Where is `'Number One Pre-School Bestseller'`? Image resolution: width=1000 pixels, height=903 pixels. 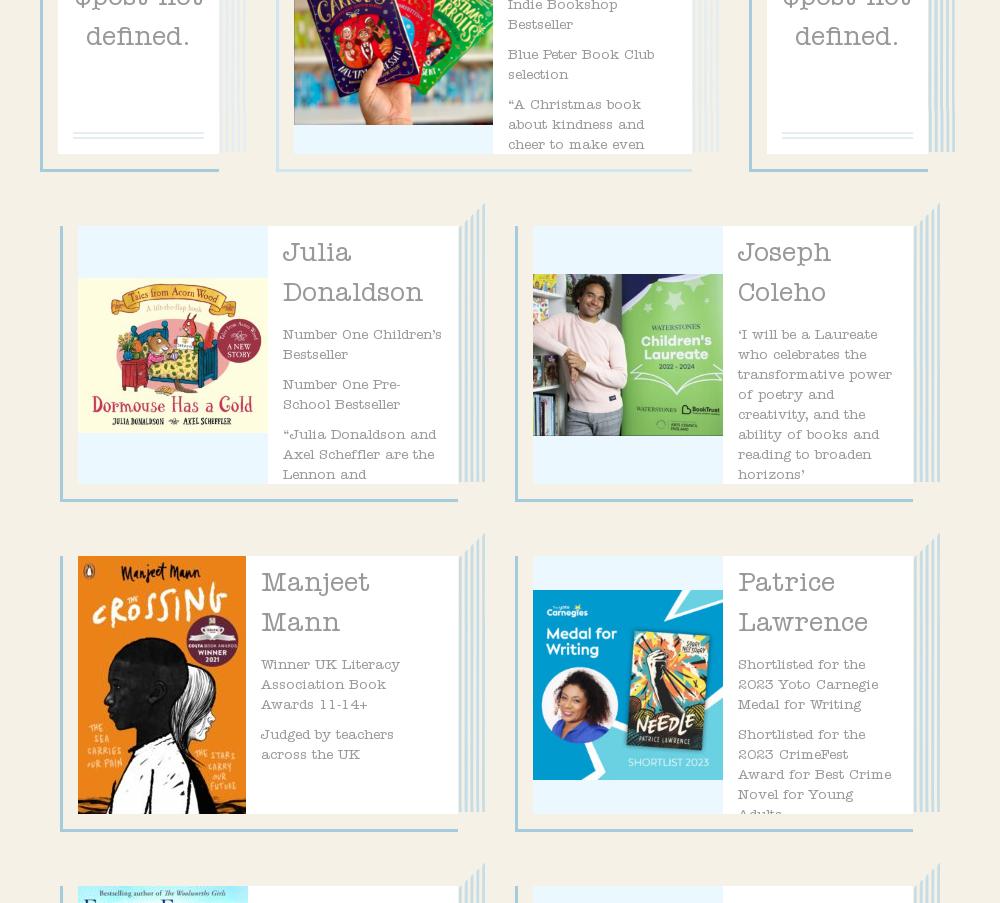
'Number One Pre-School Bestseller' is located at coordinates (340, 394).